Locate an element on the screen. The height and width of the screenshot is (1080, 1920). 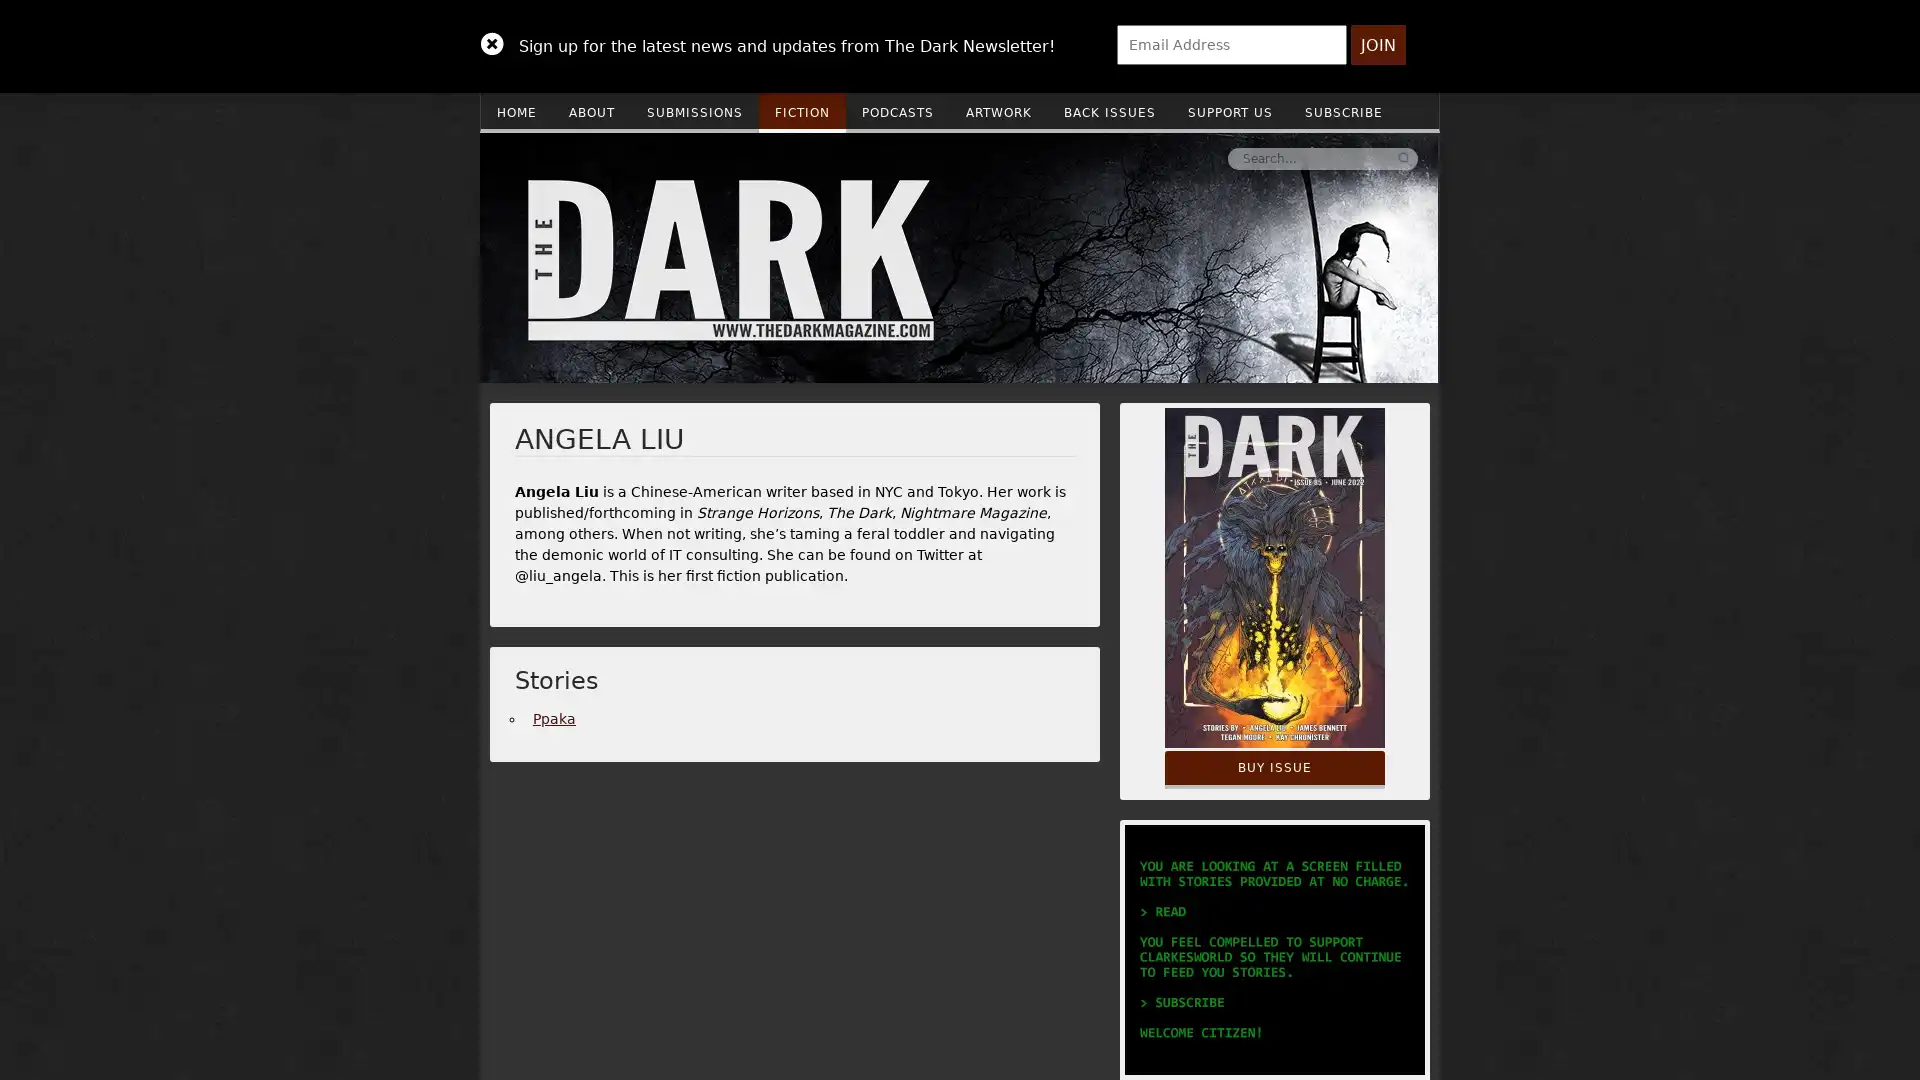
Search is located at coordinates (1103, 157).